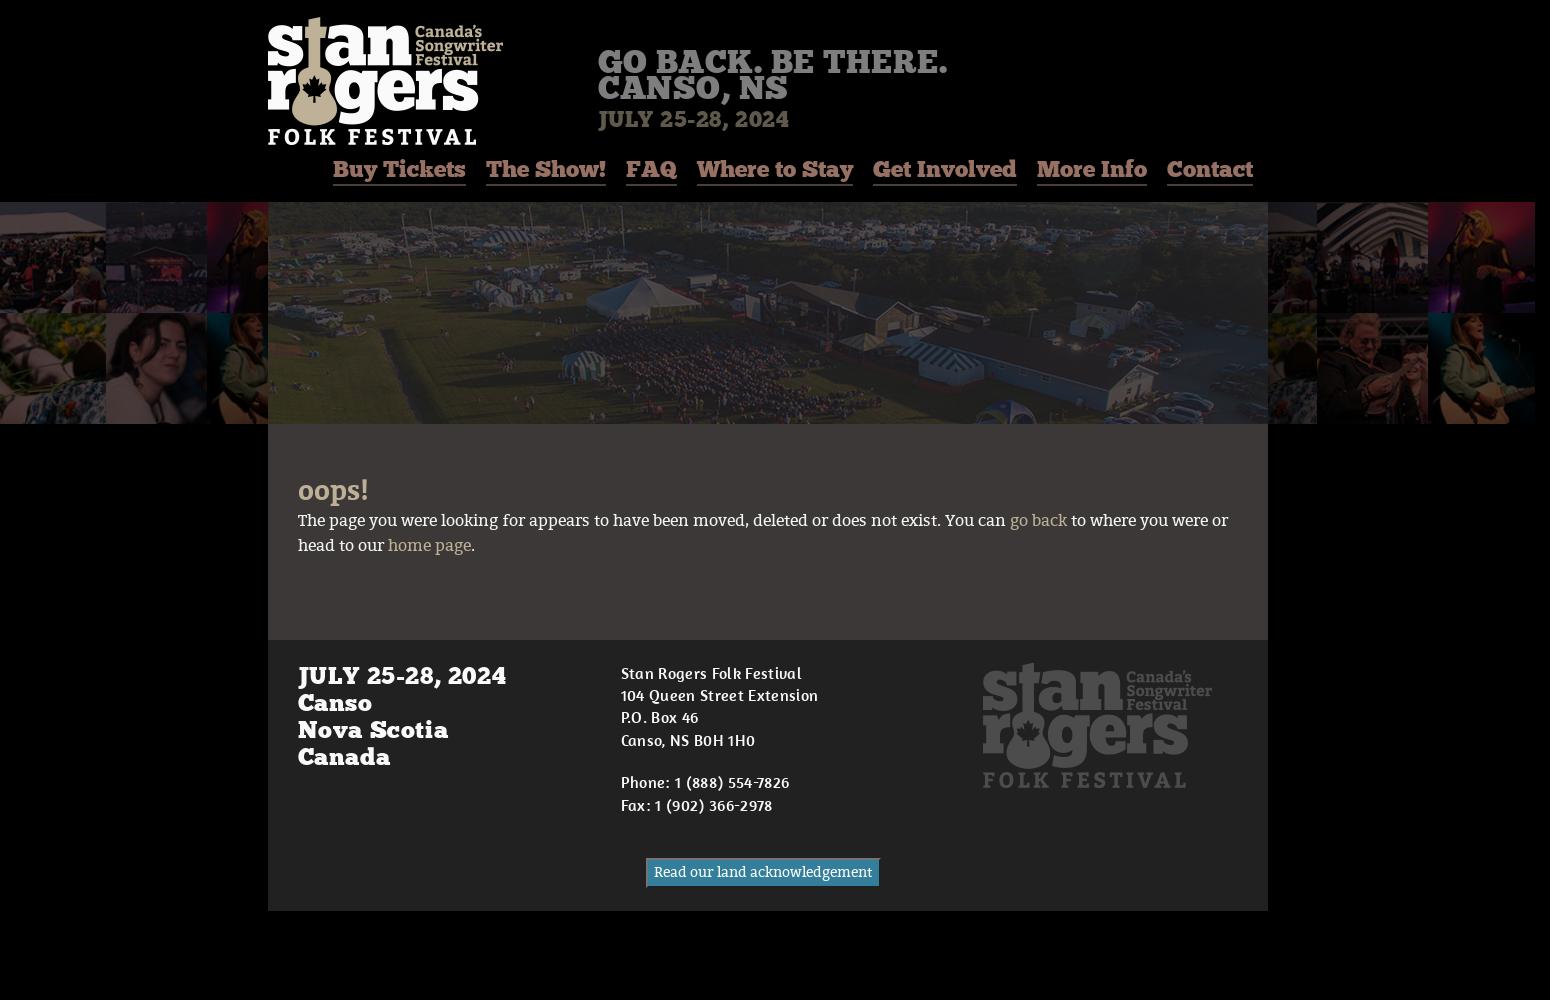  I want to click on 'First Name', so click(571, 909).